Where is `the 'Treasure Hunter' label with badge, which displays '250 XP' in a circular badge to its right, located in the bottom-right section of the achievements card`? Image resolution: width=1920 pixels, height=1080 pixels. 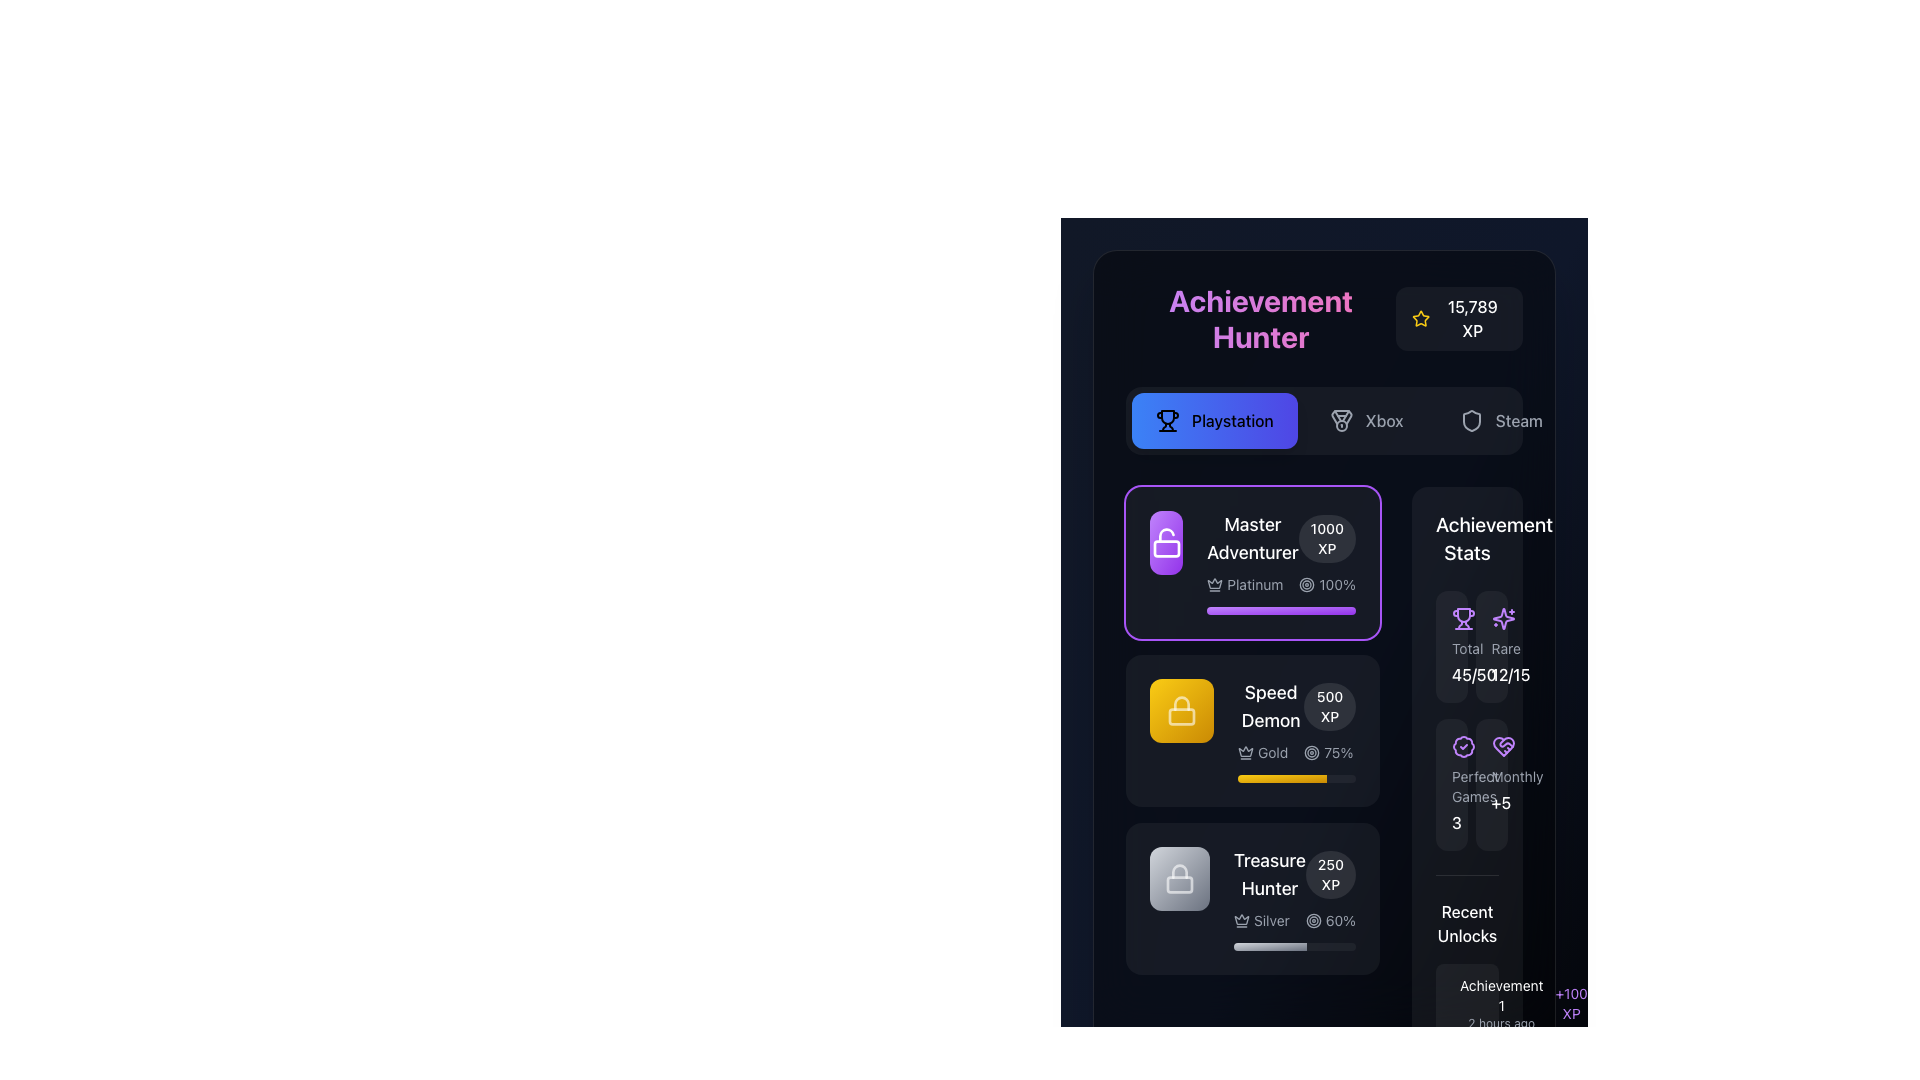
the 'Treasure Hunter' label with badge, which displays '250 XP' in a circular badge to its right, located in the bottom-right section of the achievements card is located at coordinates (1295, 874).